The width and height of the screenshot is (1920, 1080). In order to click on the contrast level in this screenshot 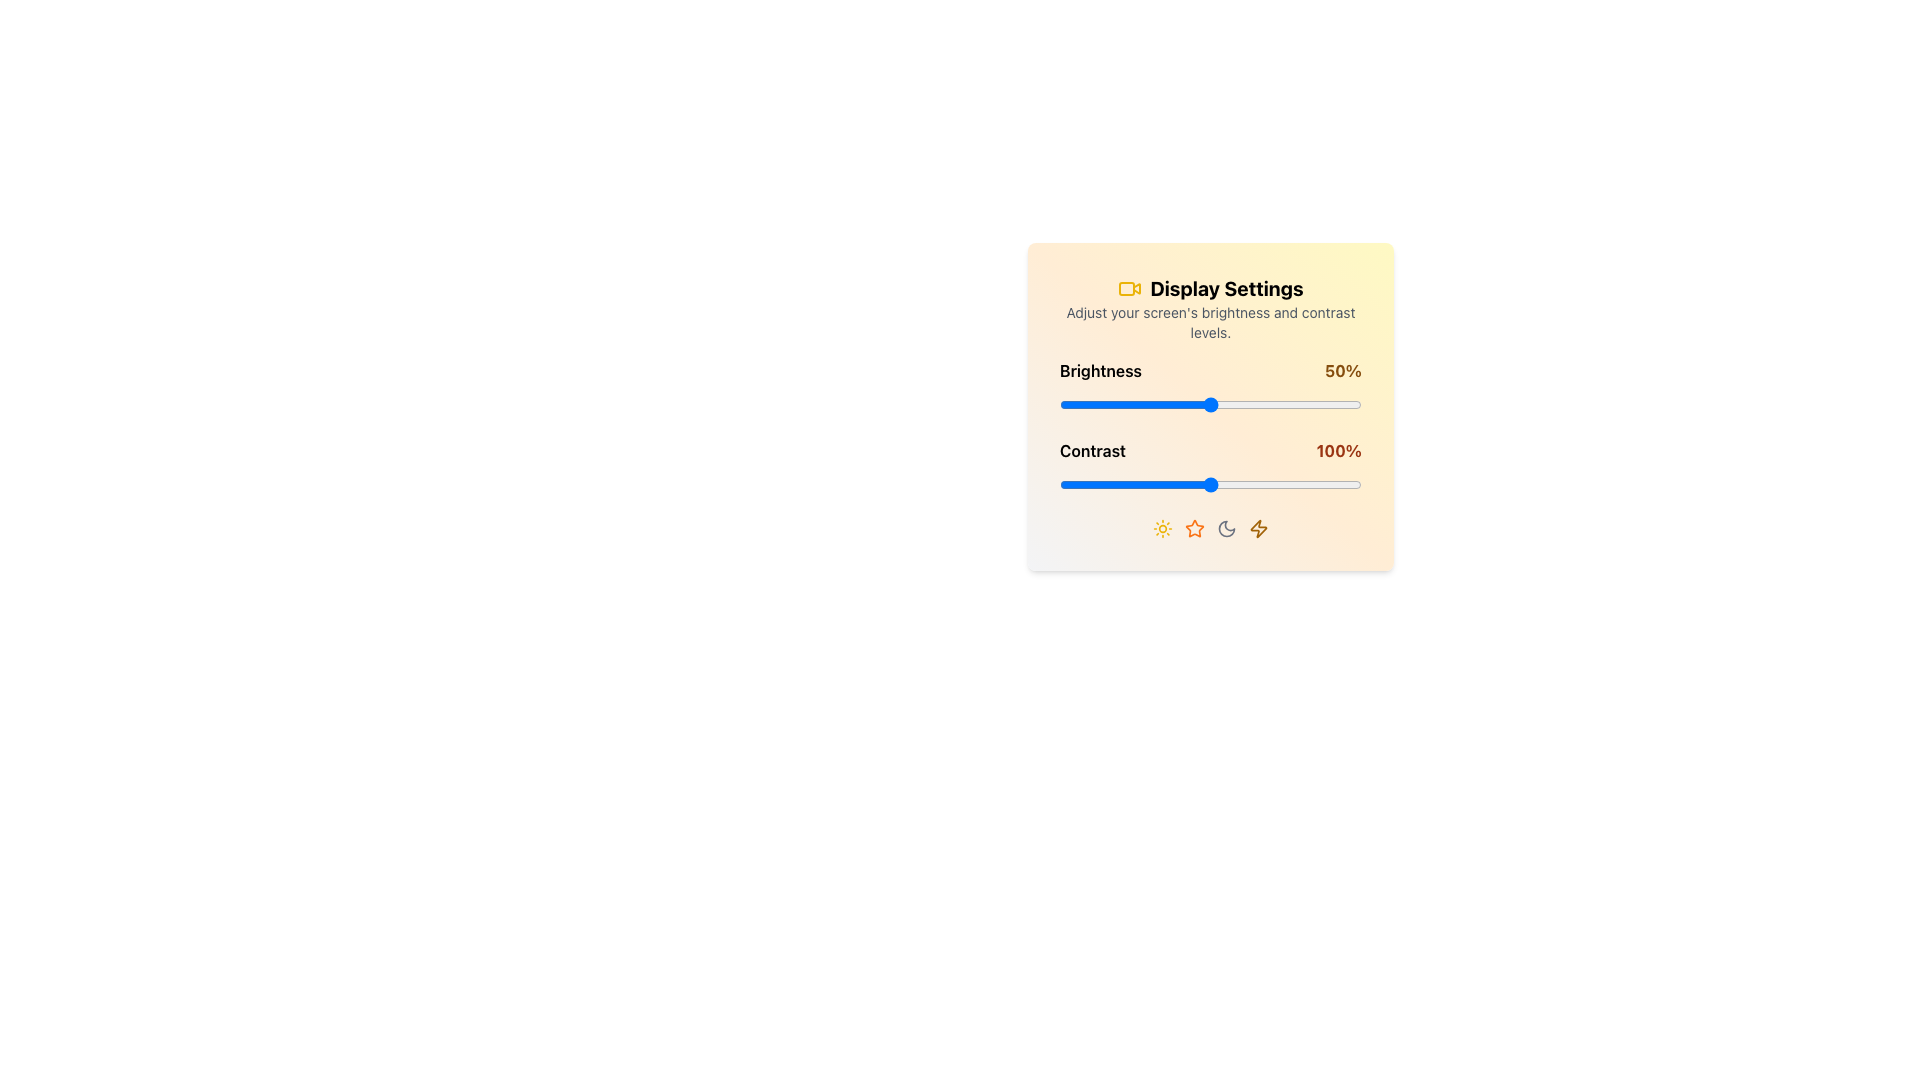, I will do `click(1195, 485)`.